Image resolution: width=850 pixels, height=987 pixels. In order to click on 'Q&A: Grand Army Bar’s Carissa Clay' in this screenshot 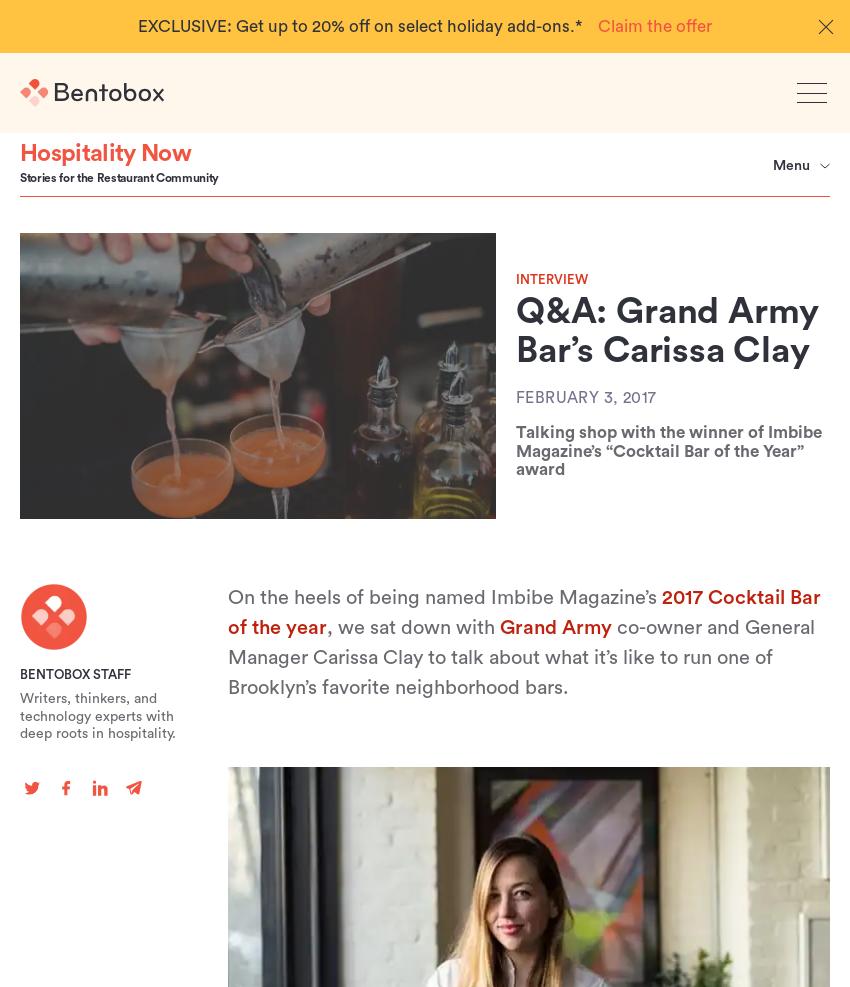, I will do `click(667, 330)`.